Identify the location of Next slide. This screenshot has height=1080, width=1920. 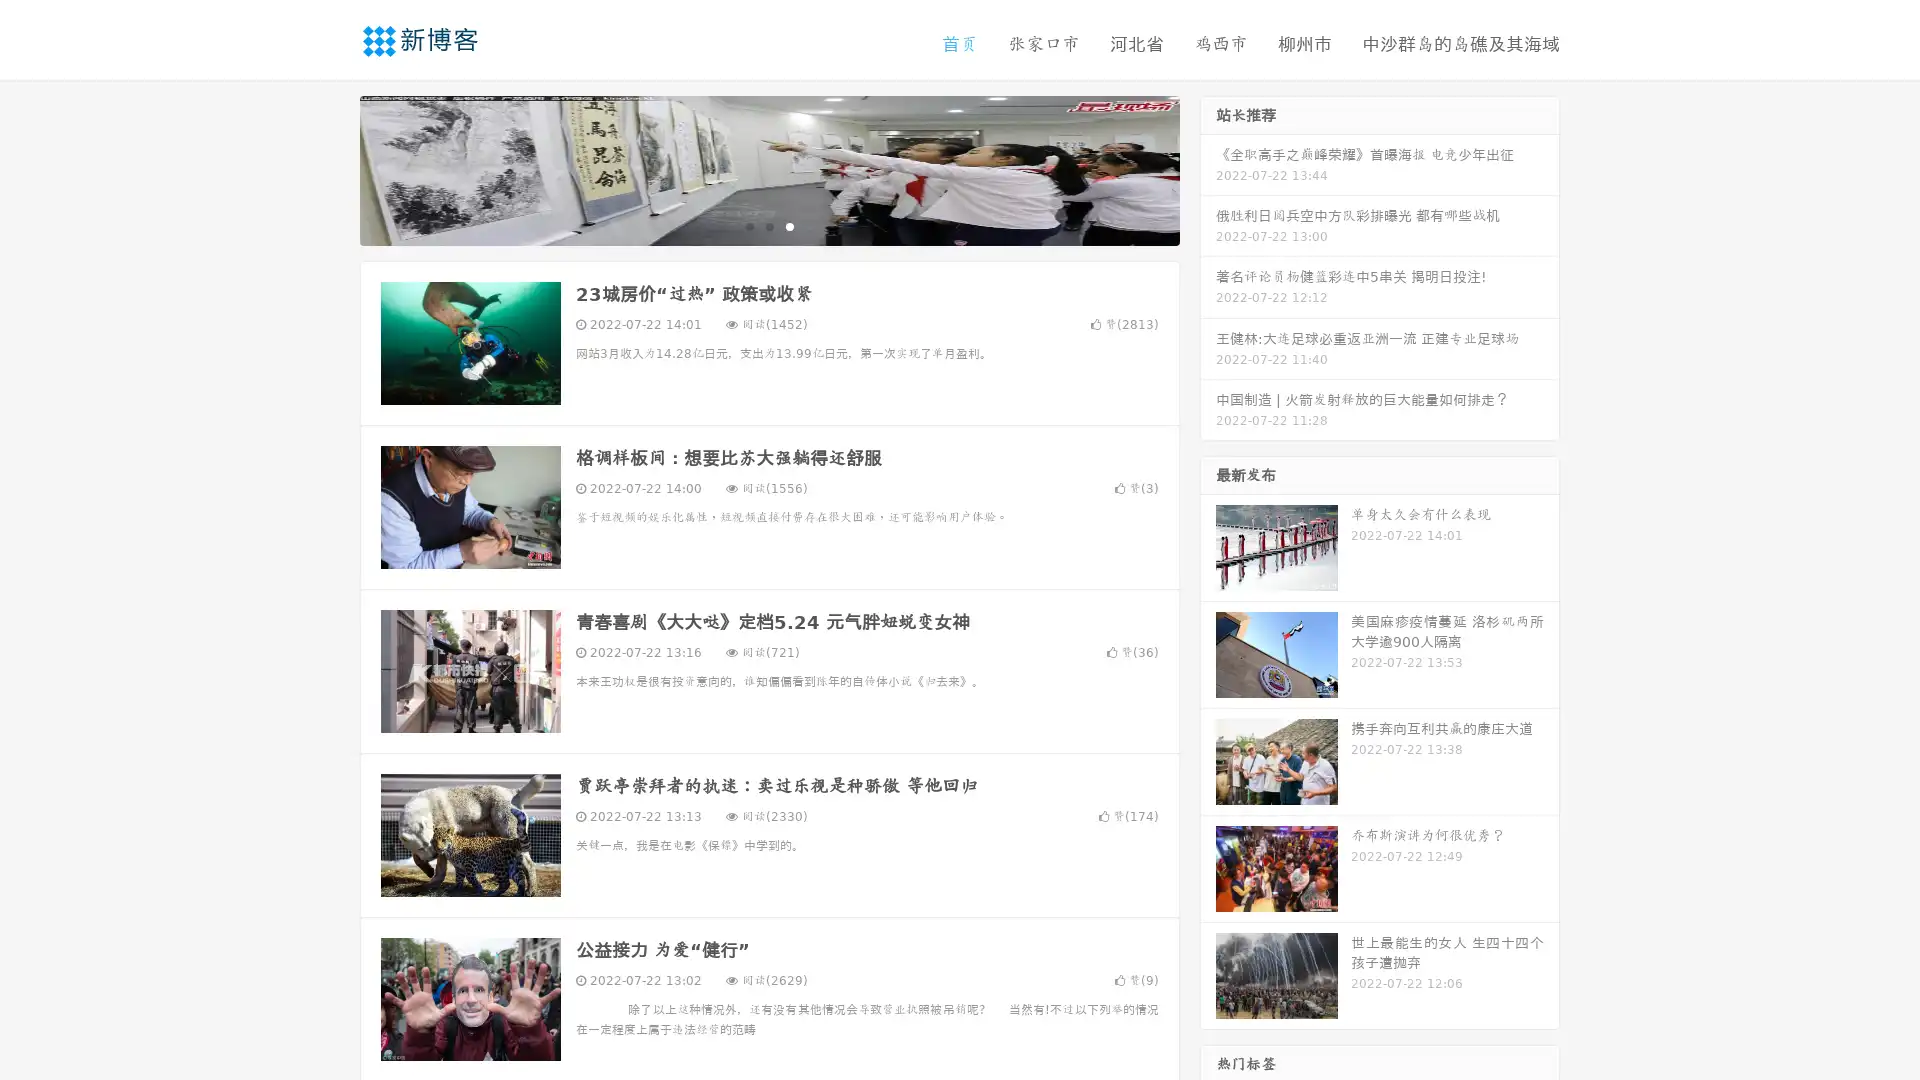
(1208, 168).